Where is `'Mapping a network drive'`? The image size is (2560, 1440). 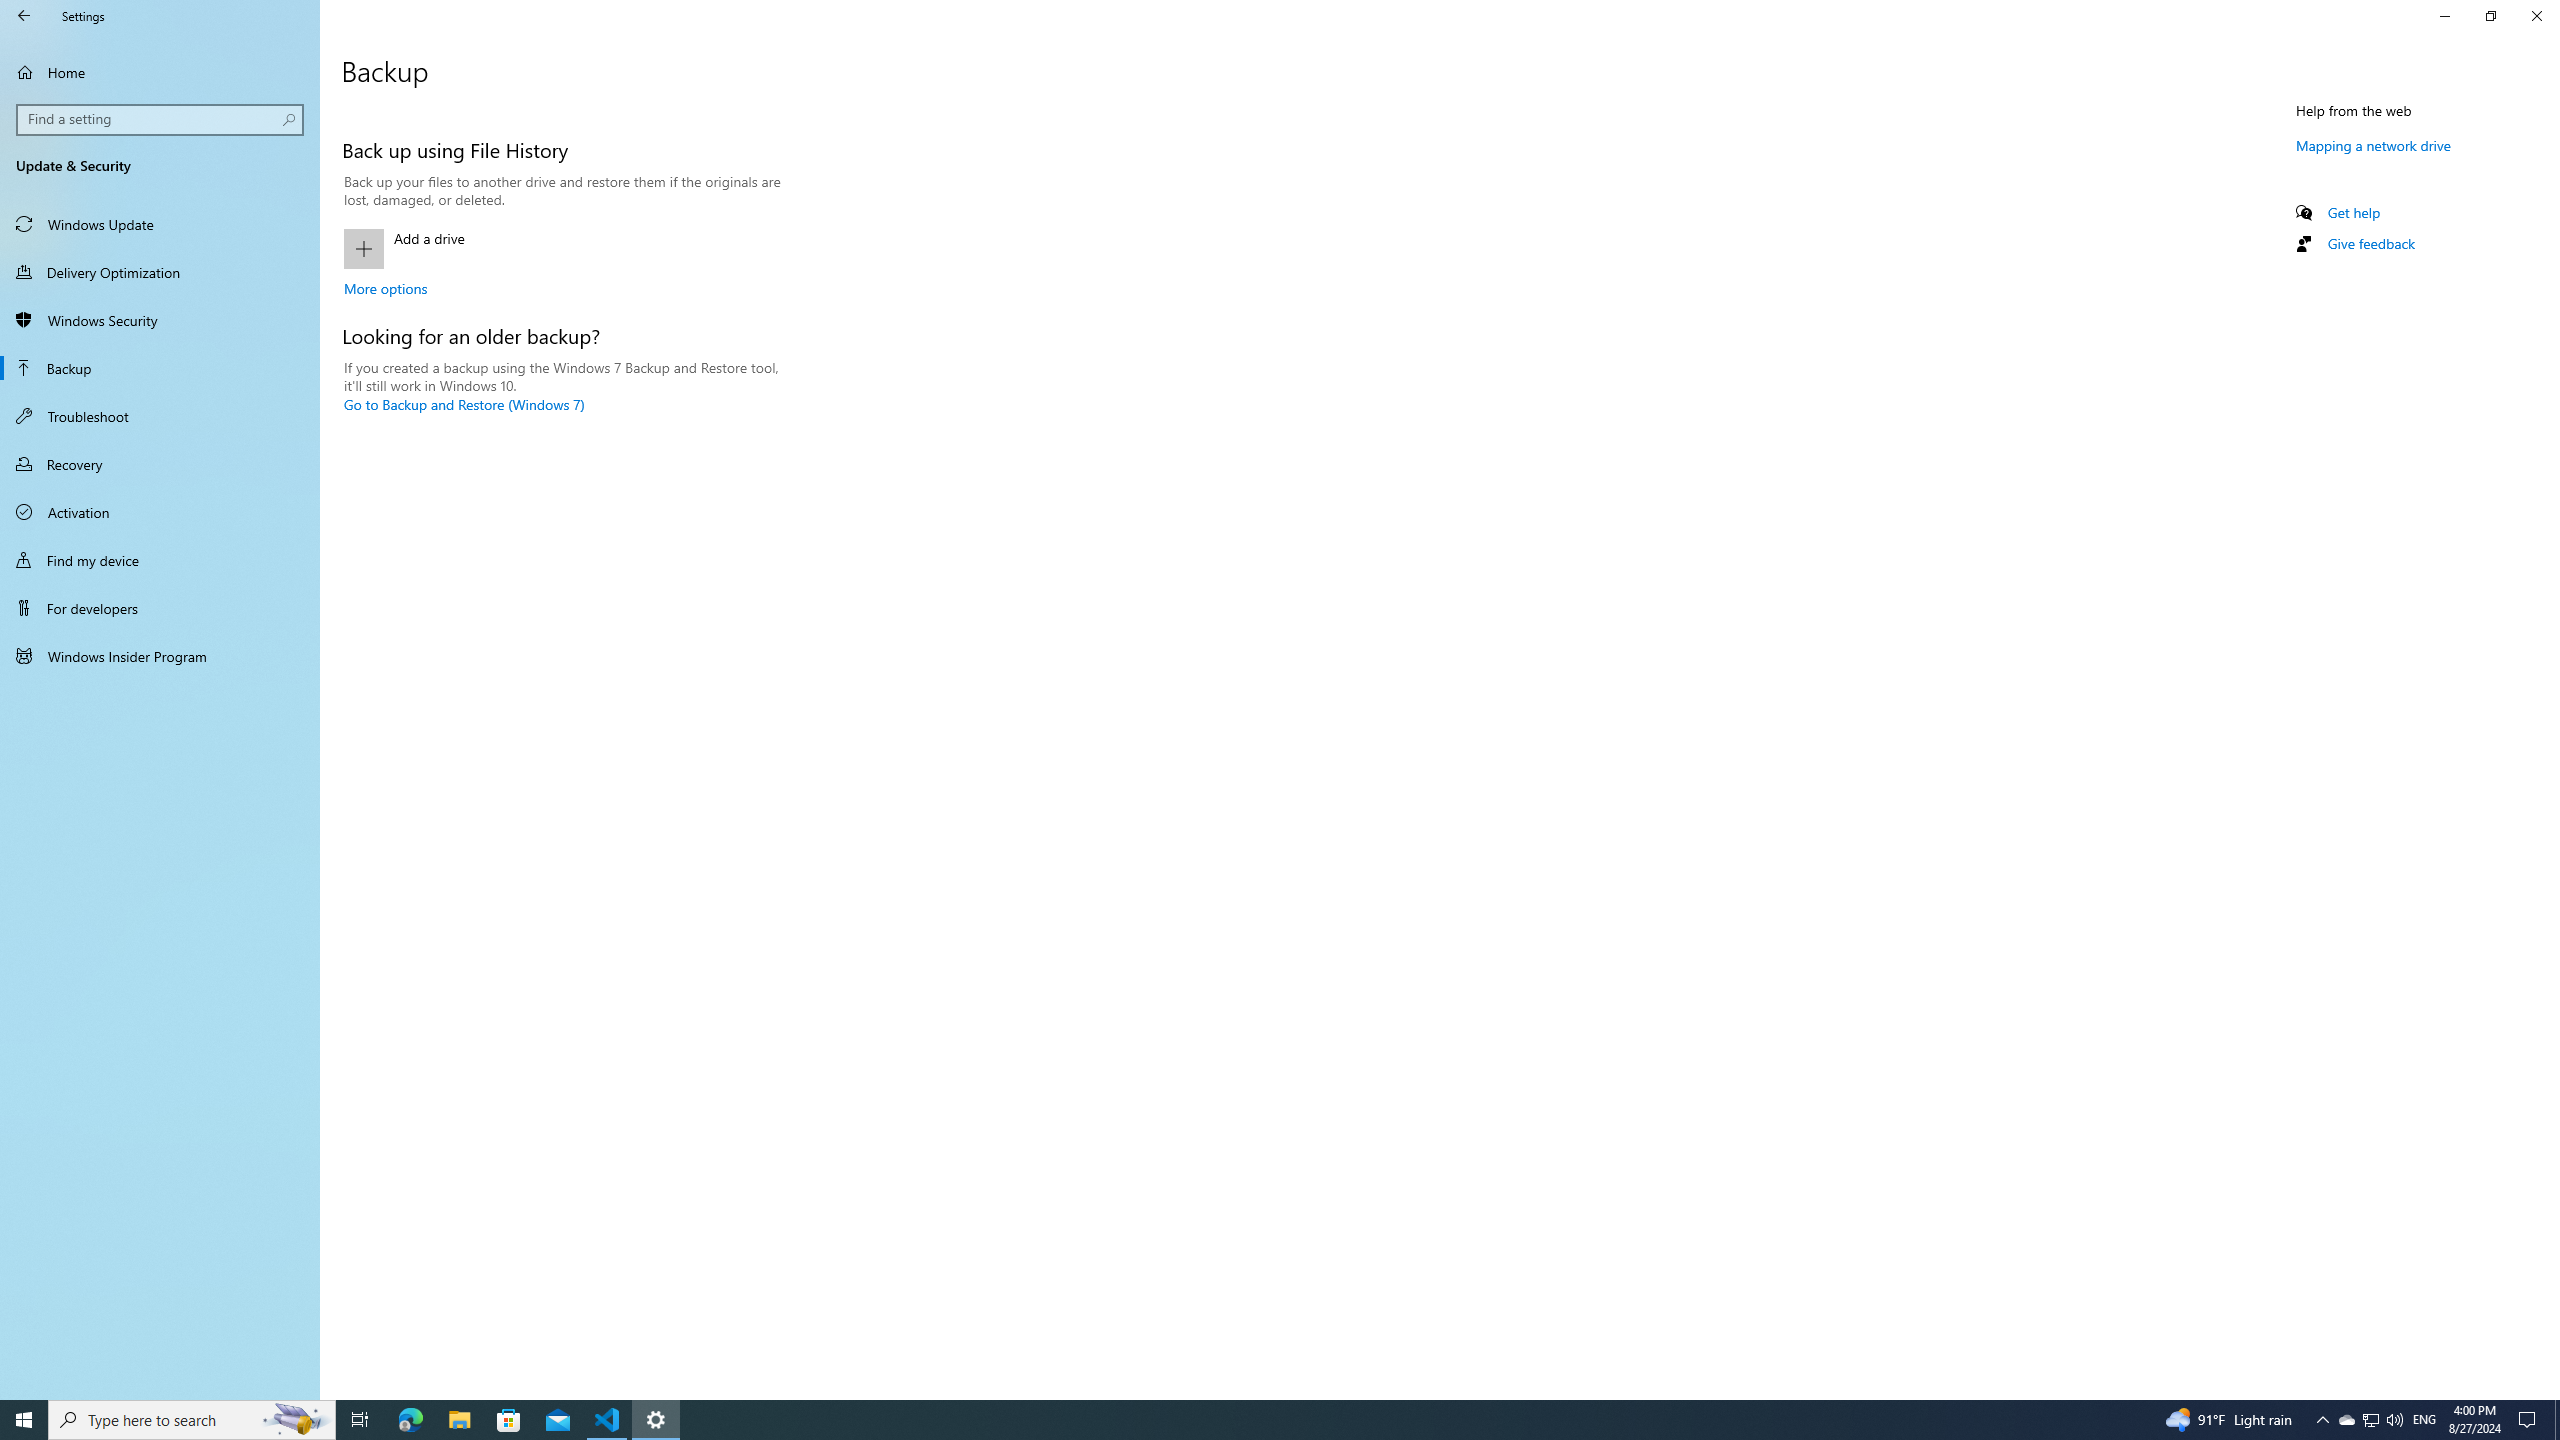
'Mapping a network drive' is located at coordinates (2373, 145).